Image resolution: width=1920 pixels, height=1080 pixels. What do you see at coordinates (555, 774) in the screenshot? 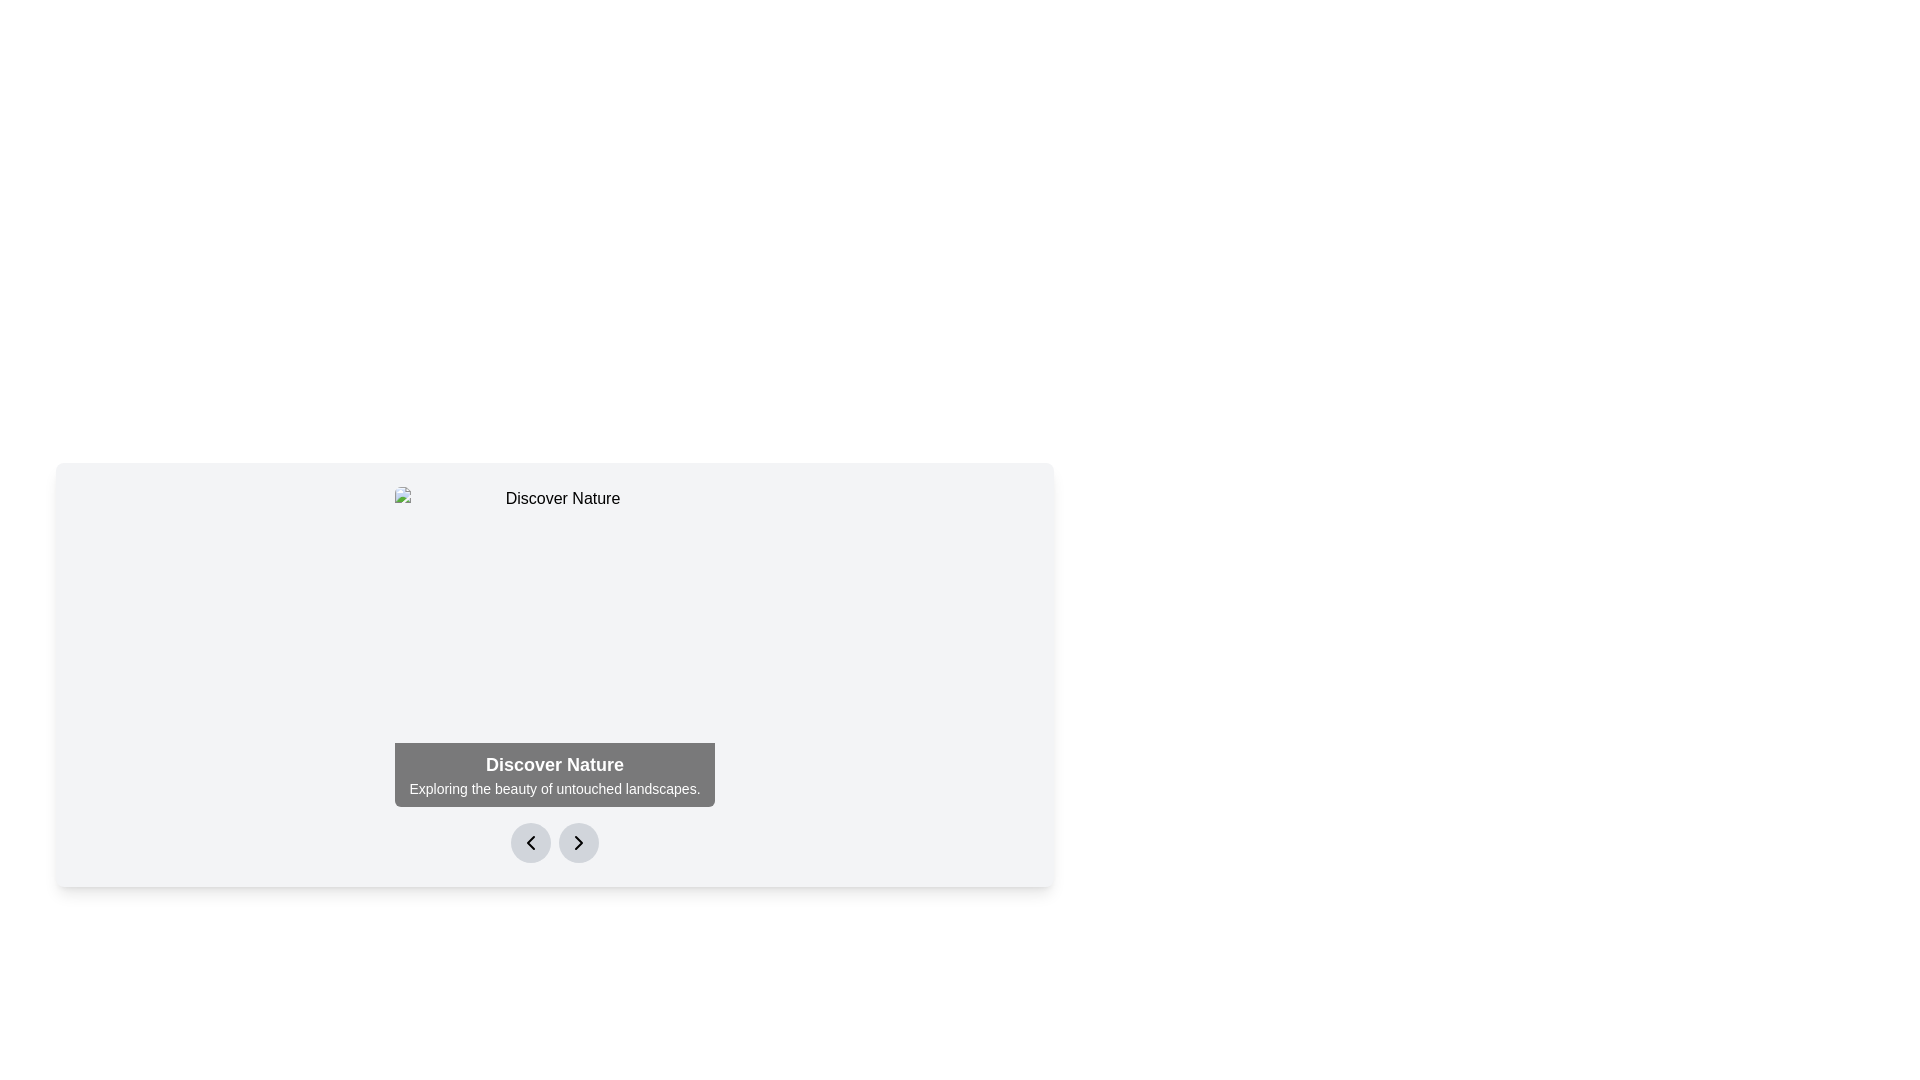
I see `text displayed on the dark background banner at the bottom of the main content area, which includes 'Discover Nature' and 'Exploring the beauty of untouched landscapes.'` at bounding box center [555, 774].